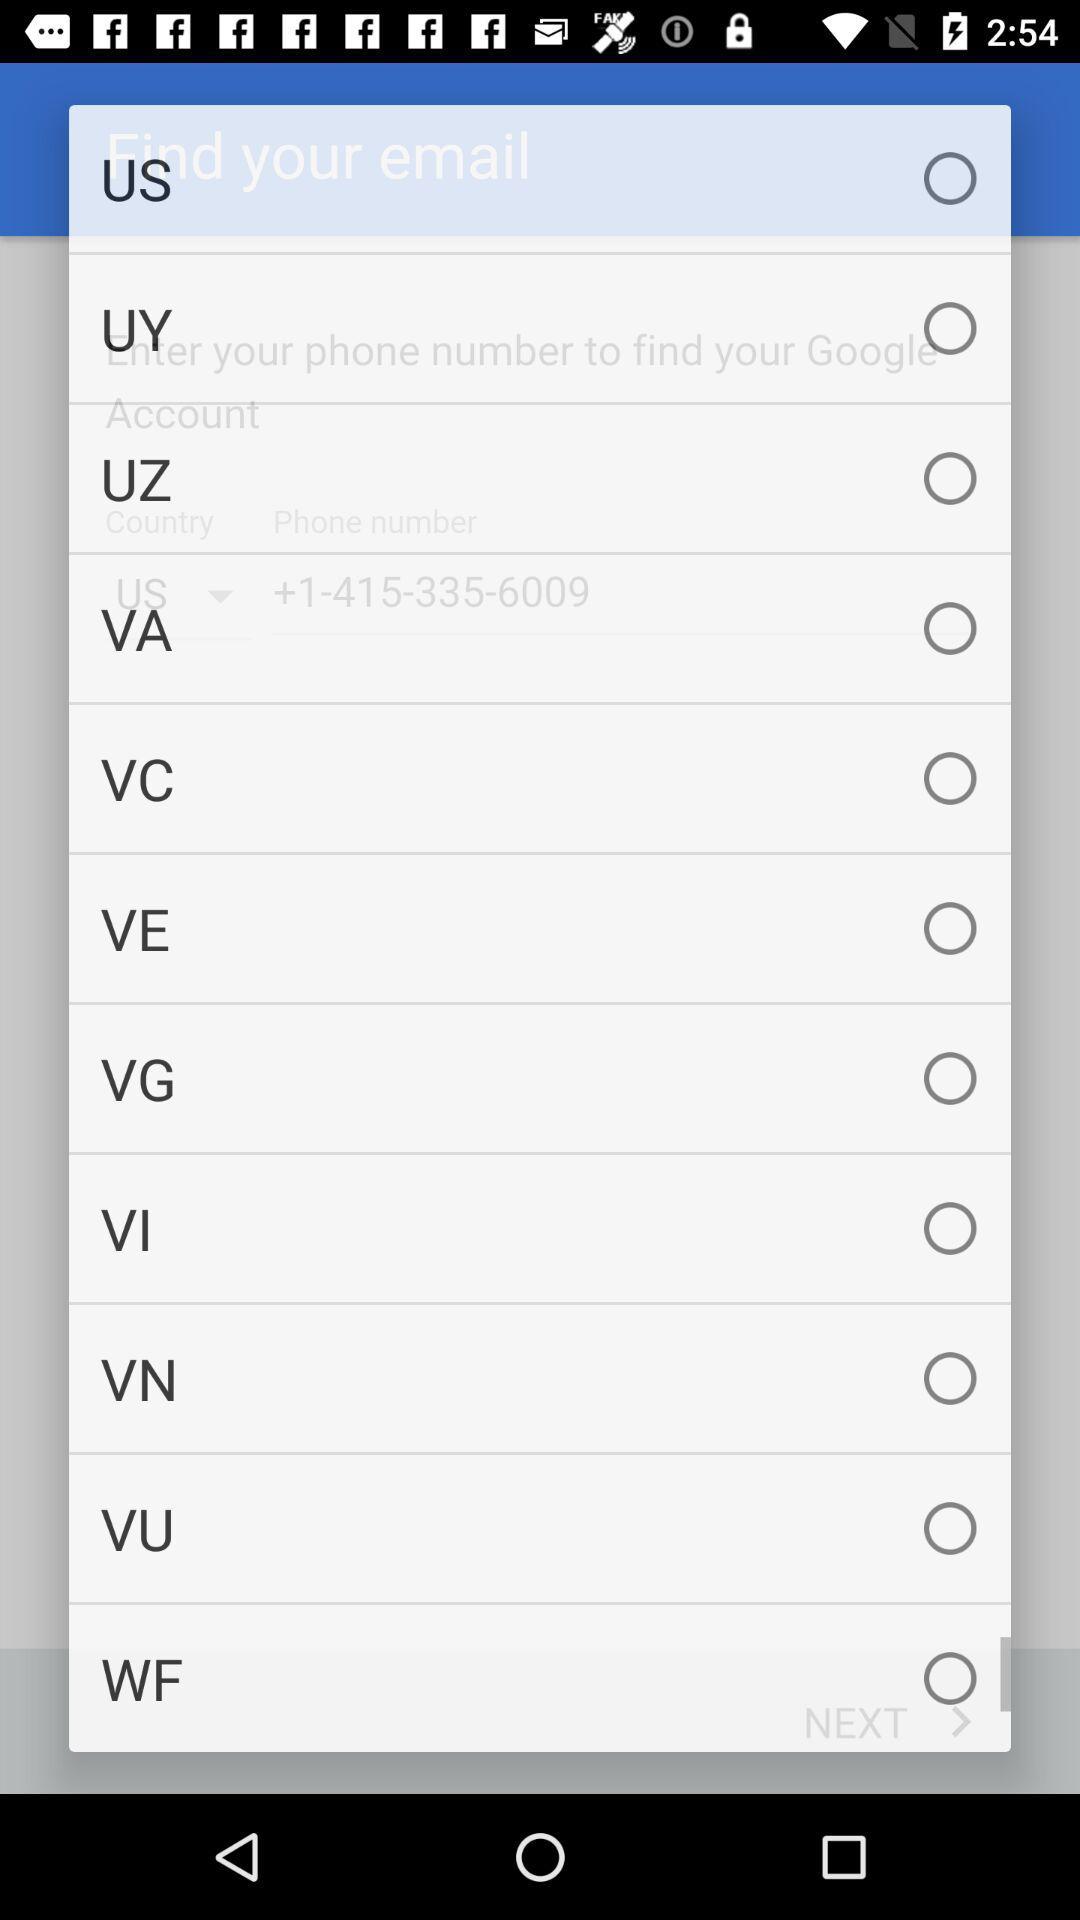  I want to click on the checkbox below the vi icon, so click(540, 1377).